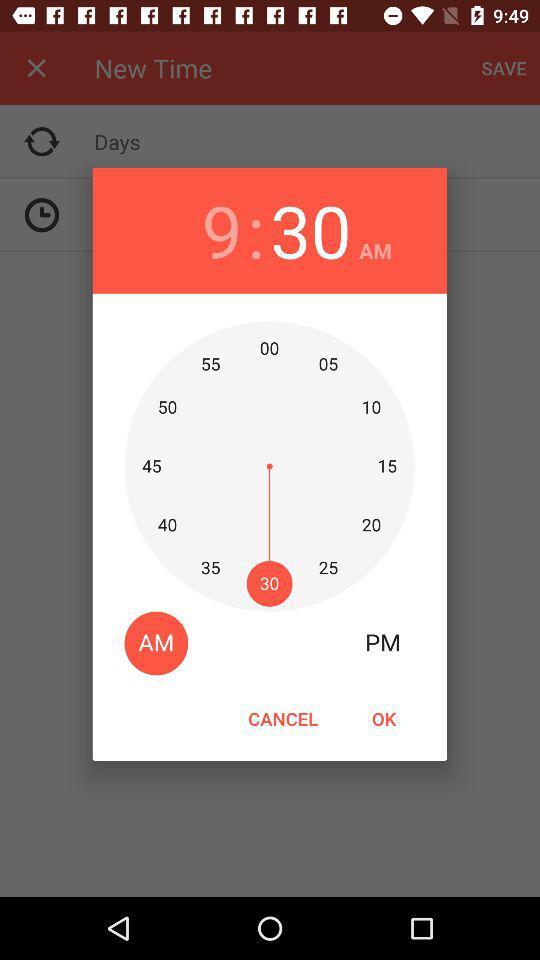  I want to click on icon next to : item, so click(310, 230).